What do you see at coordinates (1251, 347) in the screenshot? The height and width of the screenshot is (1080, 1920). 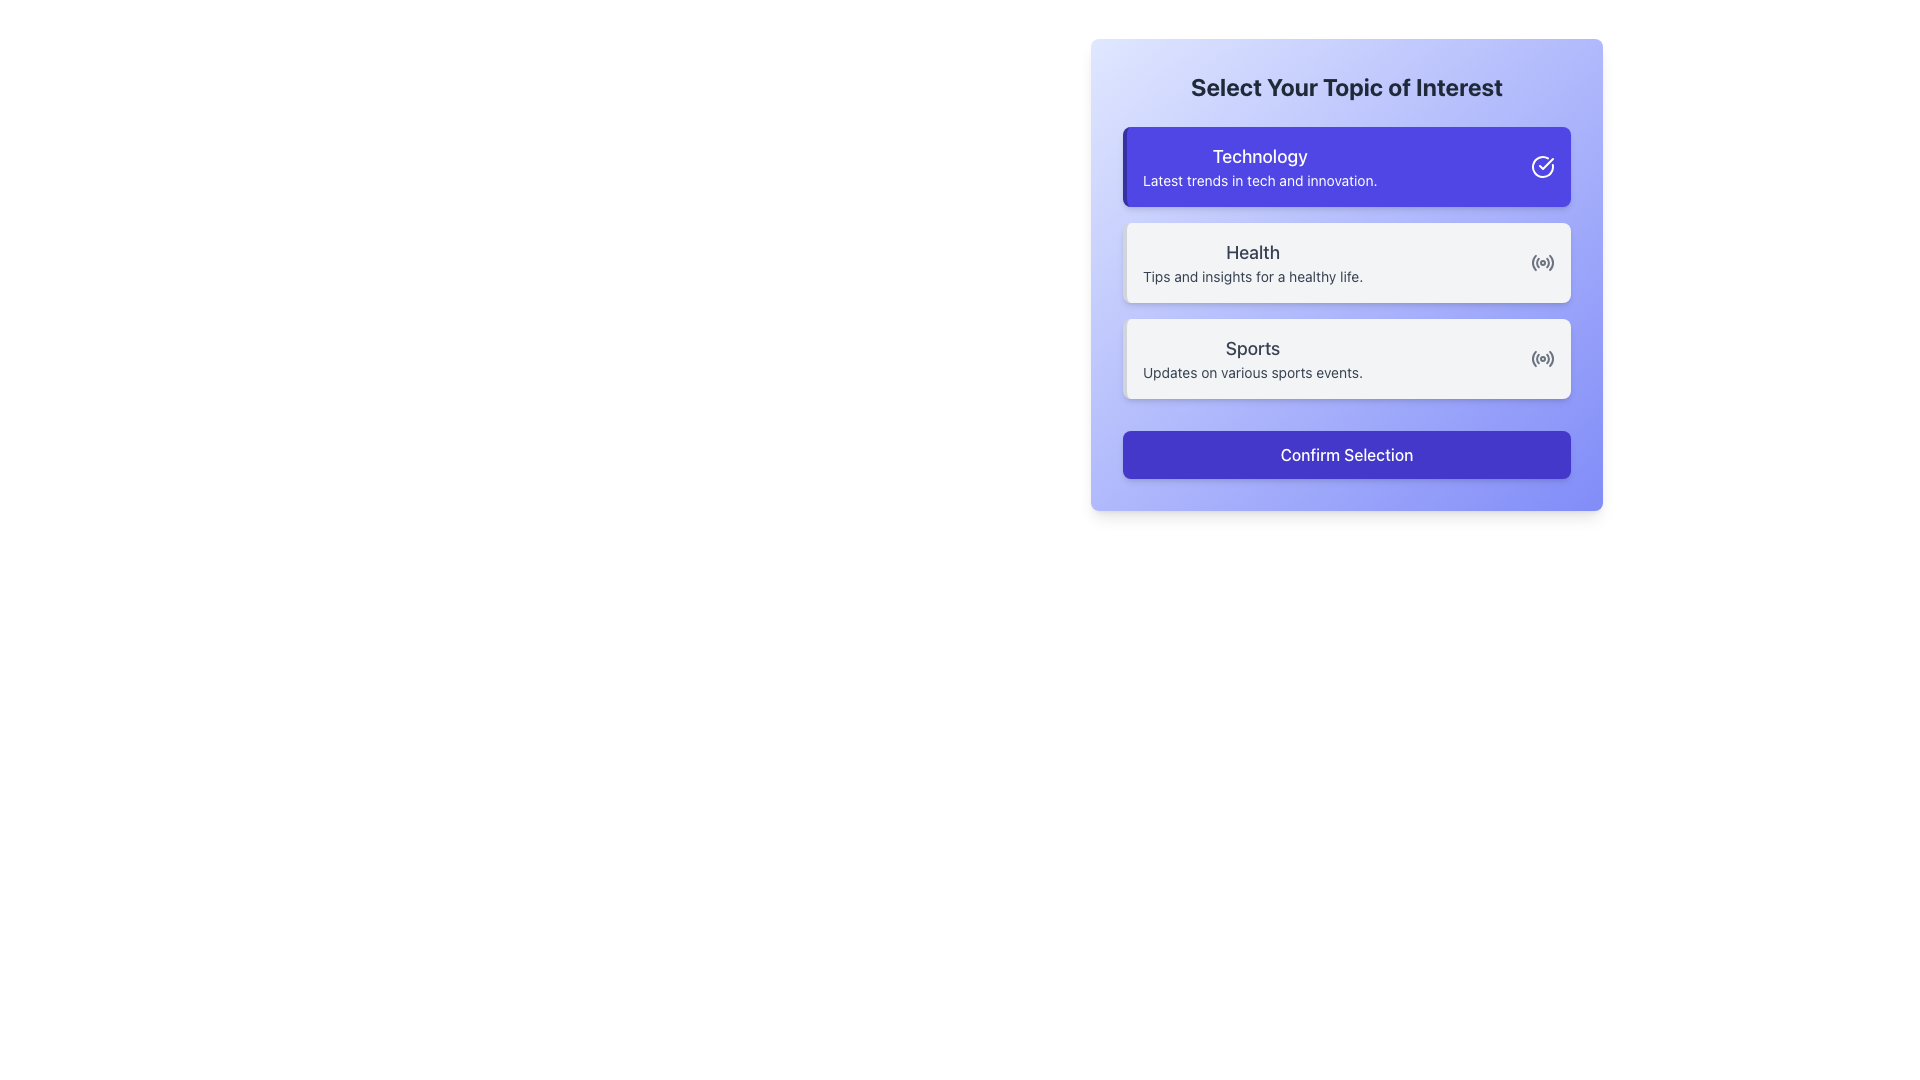 I see `the header text of the third card in the vertical list` at bounding box center [1251, 347].